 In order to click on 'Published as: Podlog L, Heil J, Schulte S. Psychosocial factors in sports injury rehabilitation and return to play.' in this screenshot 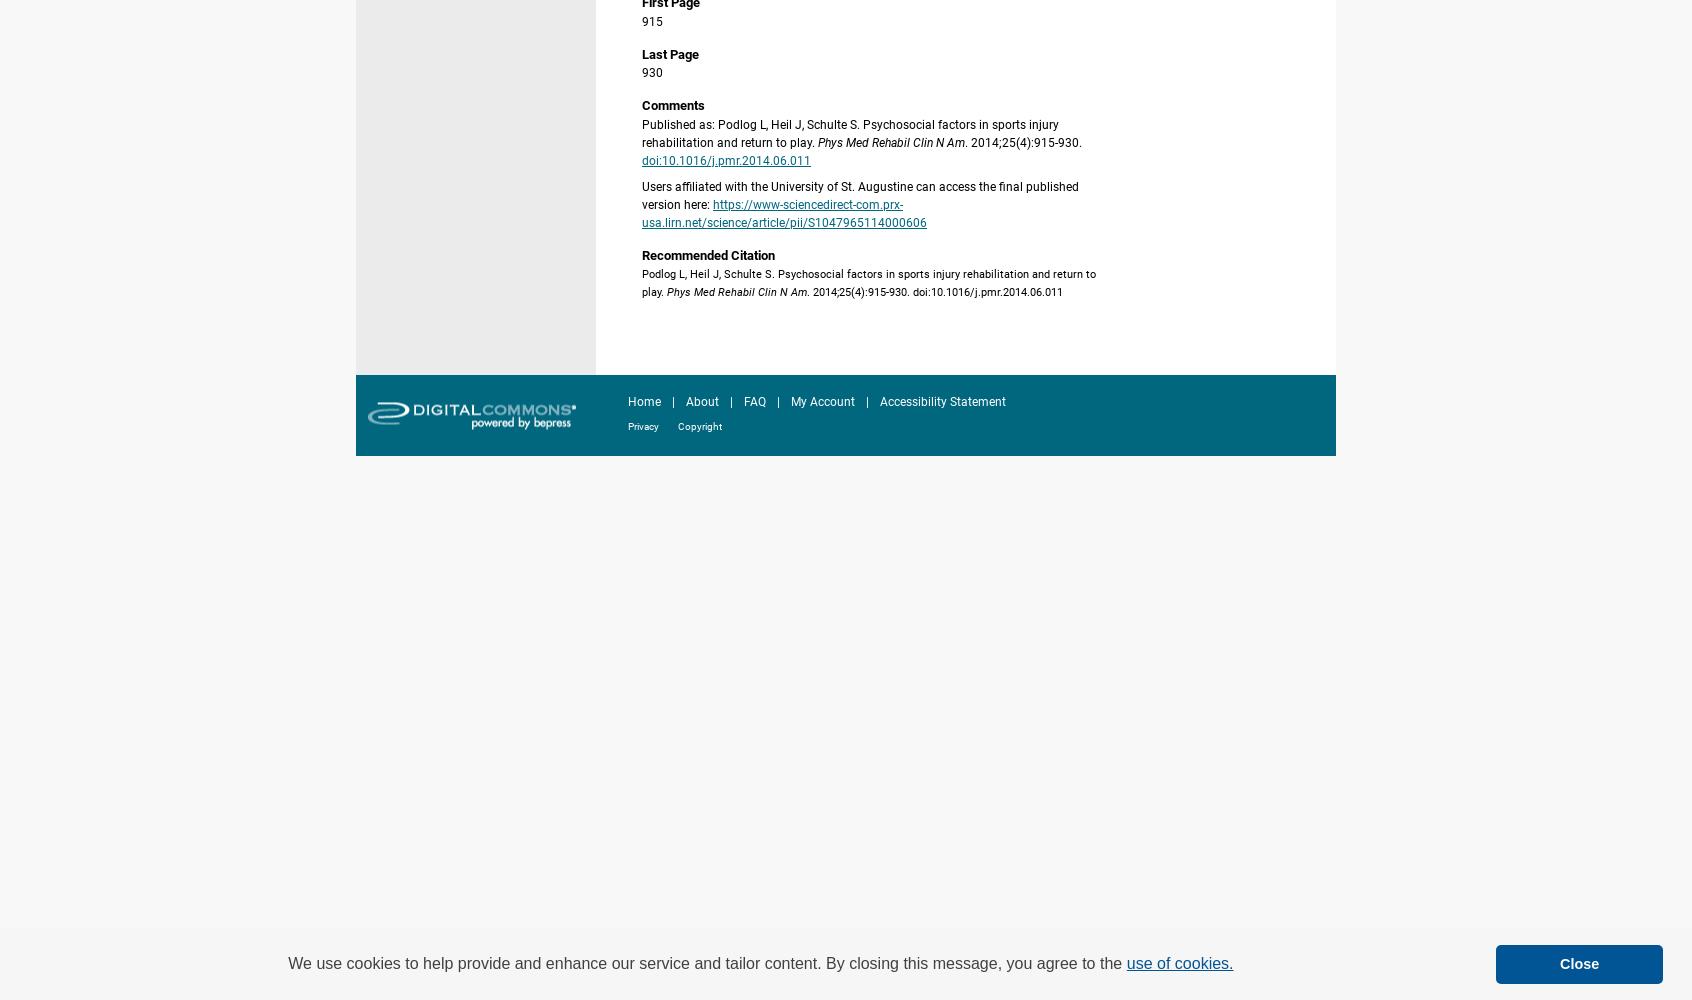, I will do `click(849, 133)`.